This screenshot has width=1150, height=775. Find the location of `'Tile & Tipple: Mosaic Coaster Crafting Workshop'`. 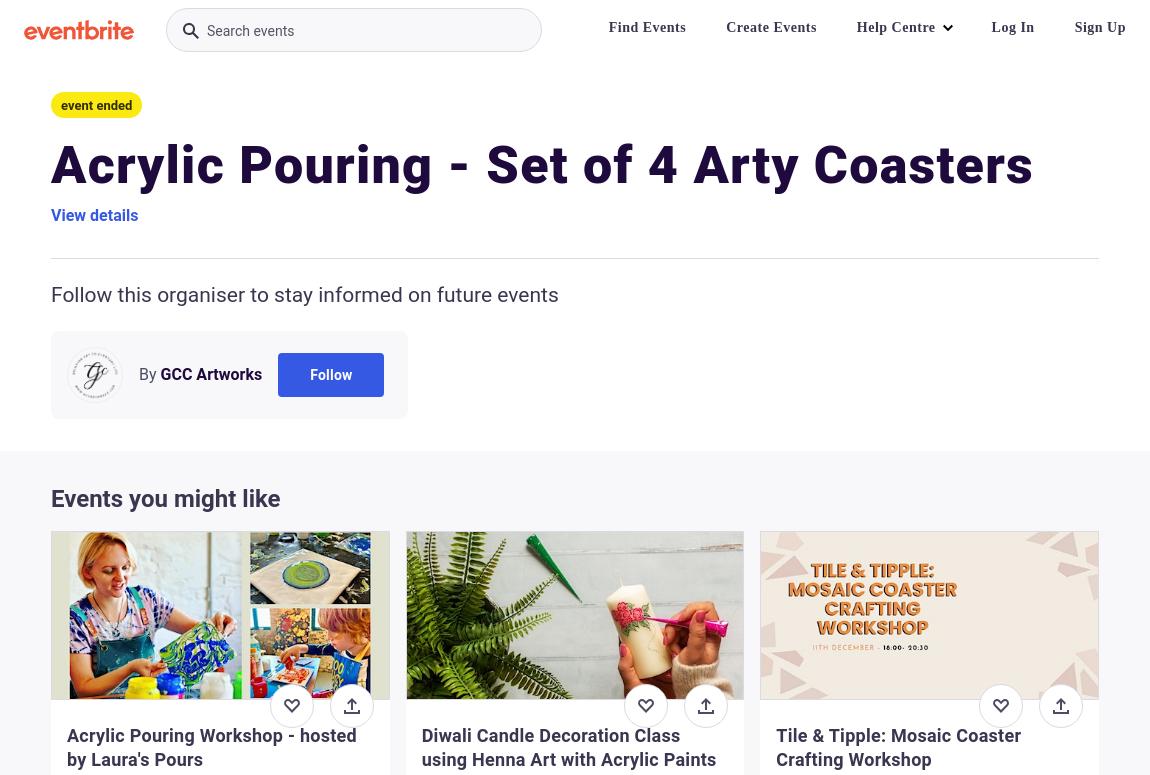

'Tile & Tipple: Mosaic Coaster Crafting Workshop' is located at coordinates (898, 746).